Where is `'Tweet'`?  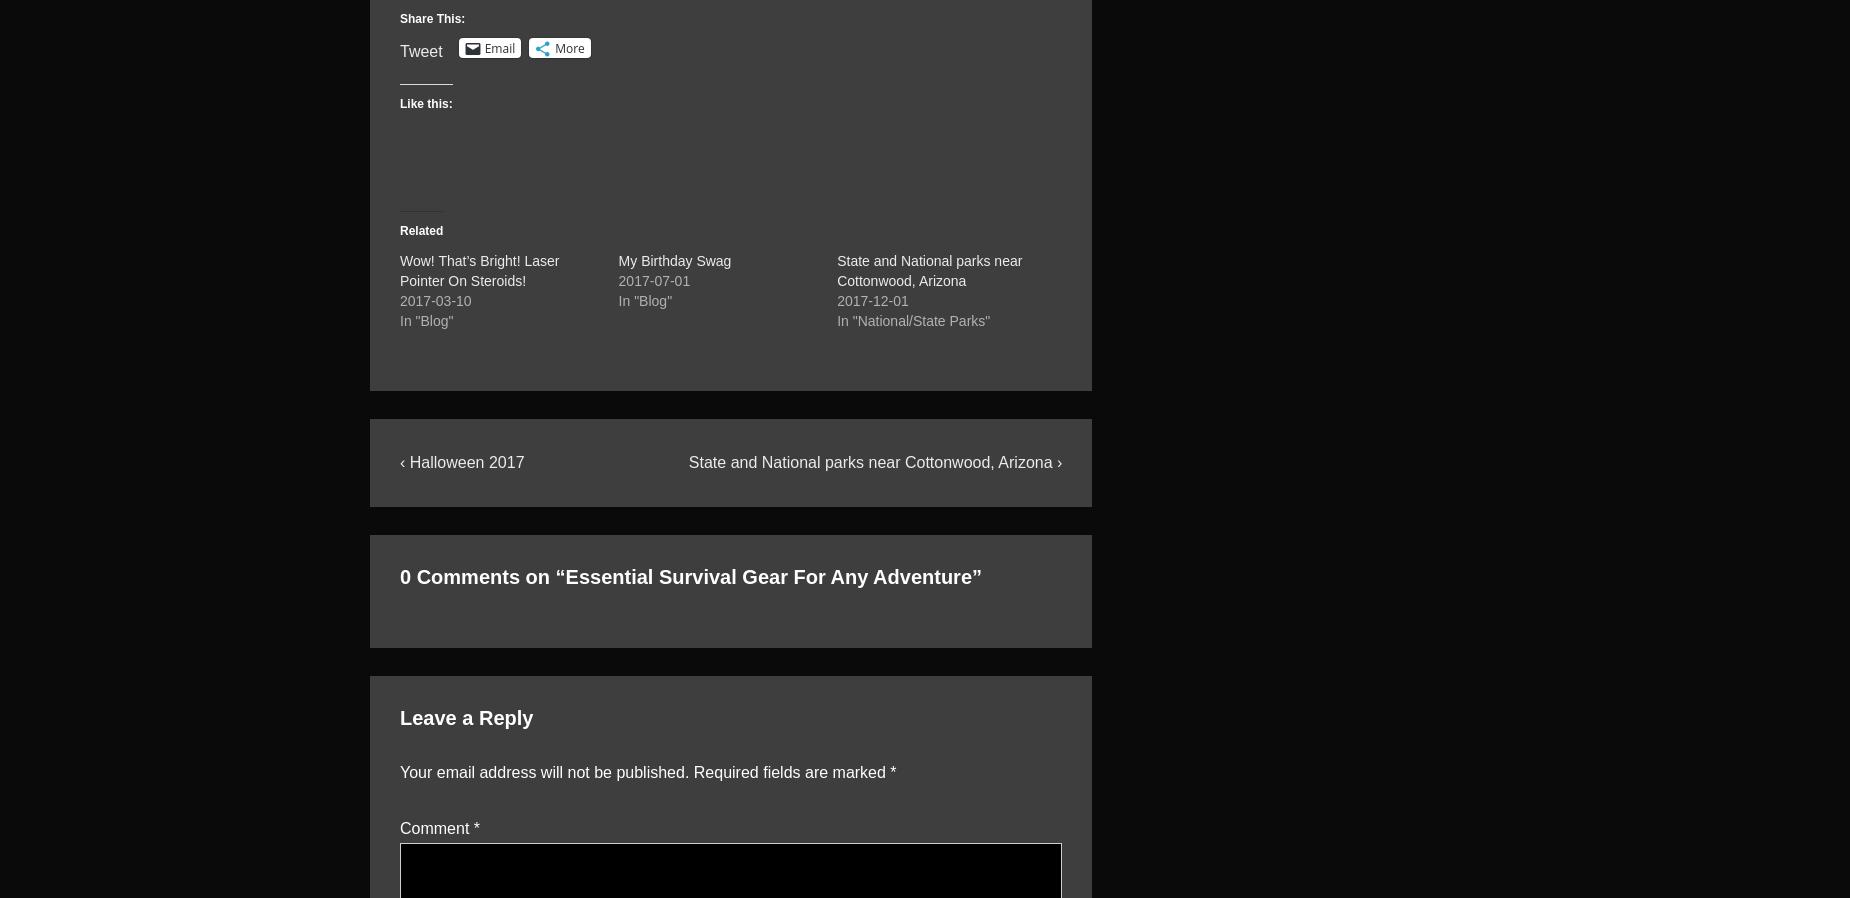 'Tweet' is located at coordinates (420, 50).